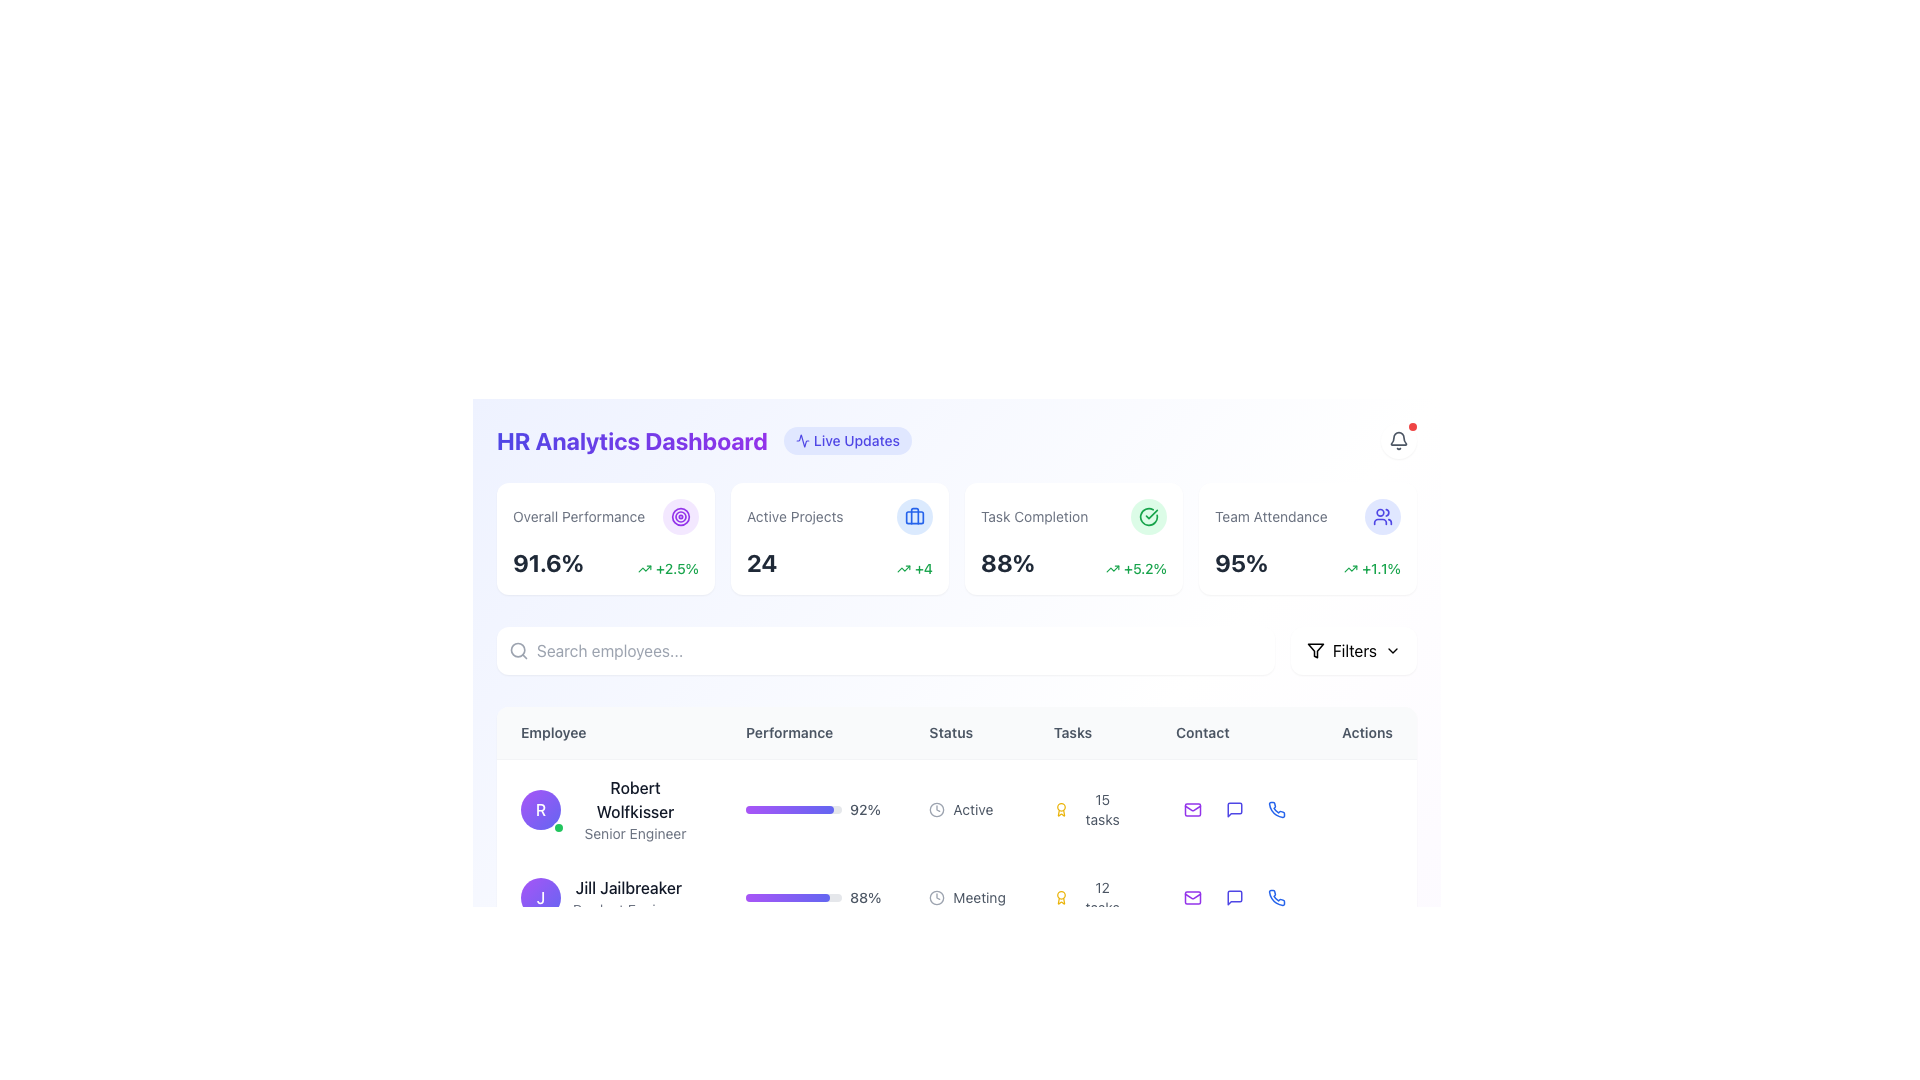  Describe the element at coordinates (813, 897) in the screenshot. I see `the Performance indicator progress bar for user 'Jill Jailbreaker', which displays '88%'` at that location.